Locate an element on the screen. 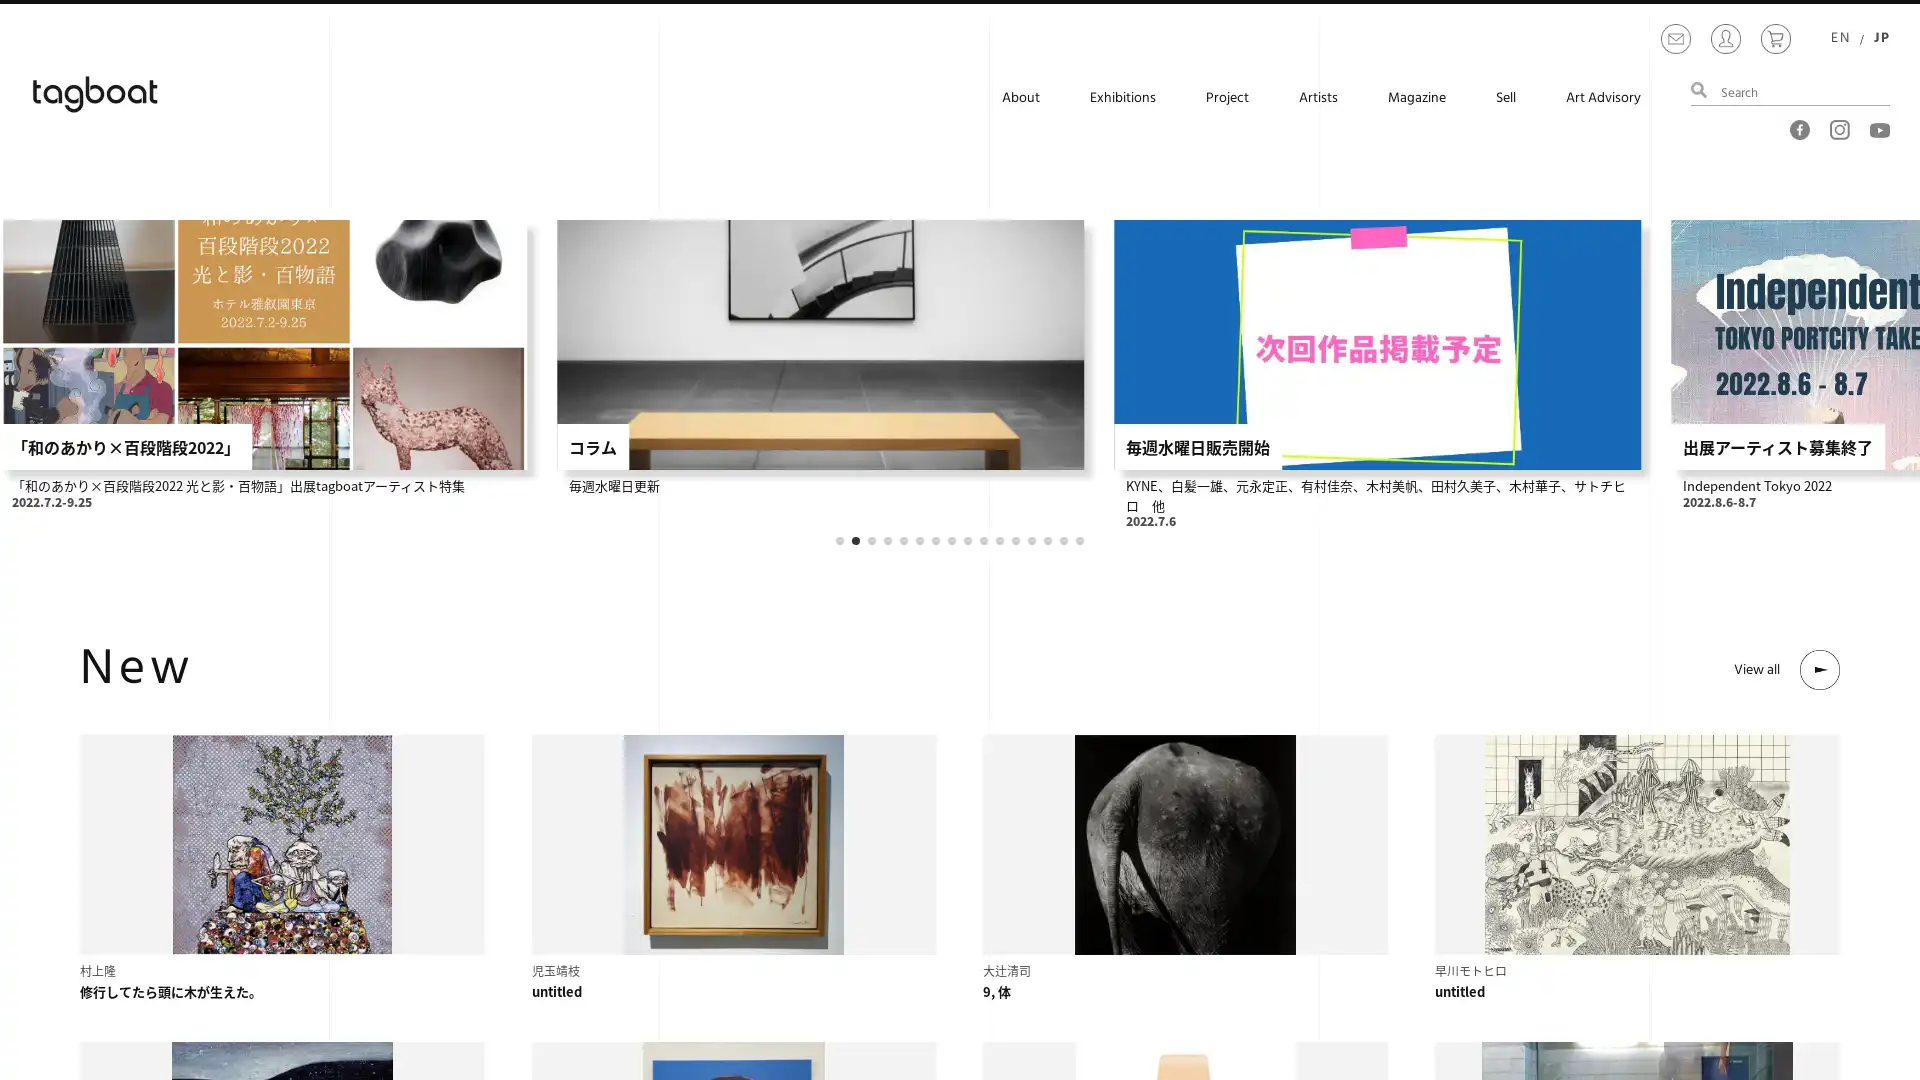 This screenshot has width=1920, height=1080. Go to slide 4 is located at coordinates (887, 540).